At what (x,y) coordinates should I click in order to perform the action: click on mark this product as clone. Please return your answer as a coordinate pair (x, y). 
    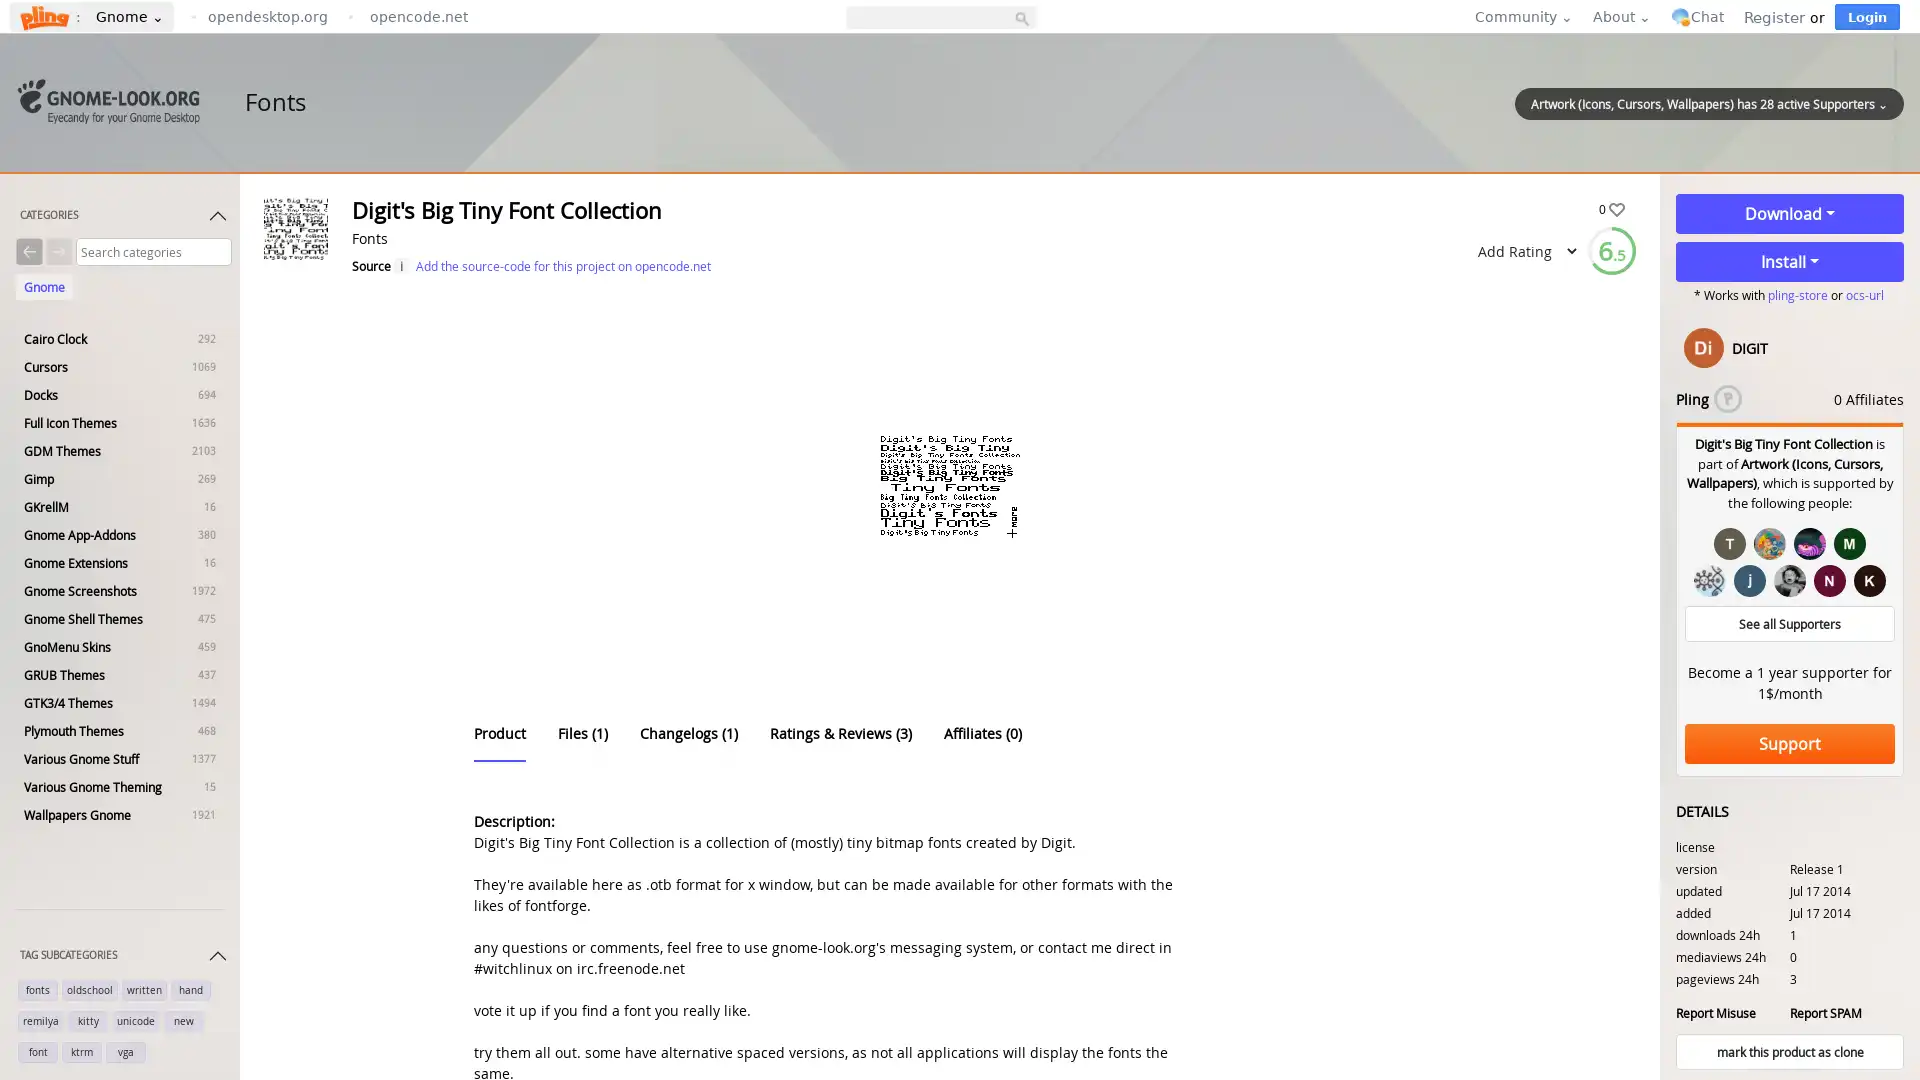
    Looking at the image, I should click on (1790, 1051).